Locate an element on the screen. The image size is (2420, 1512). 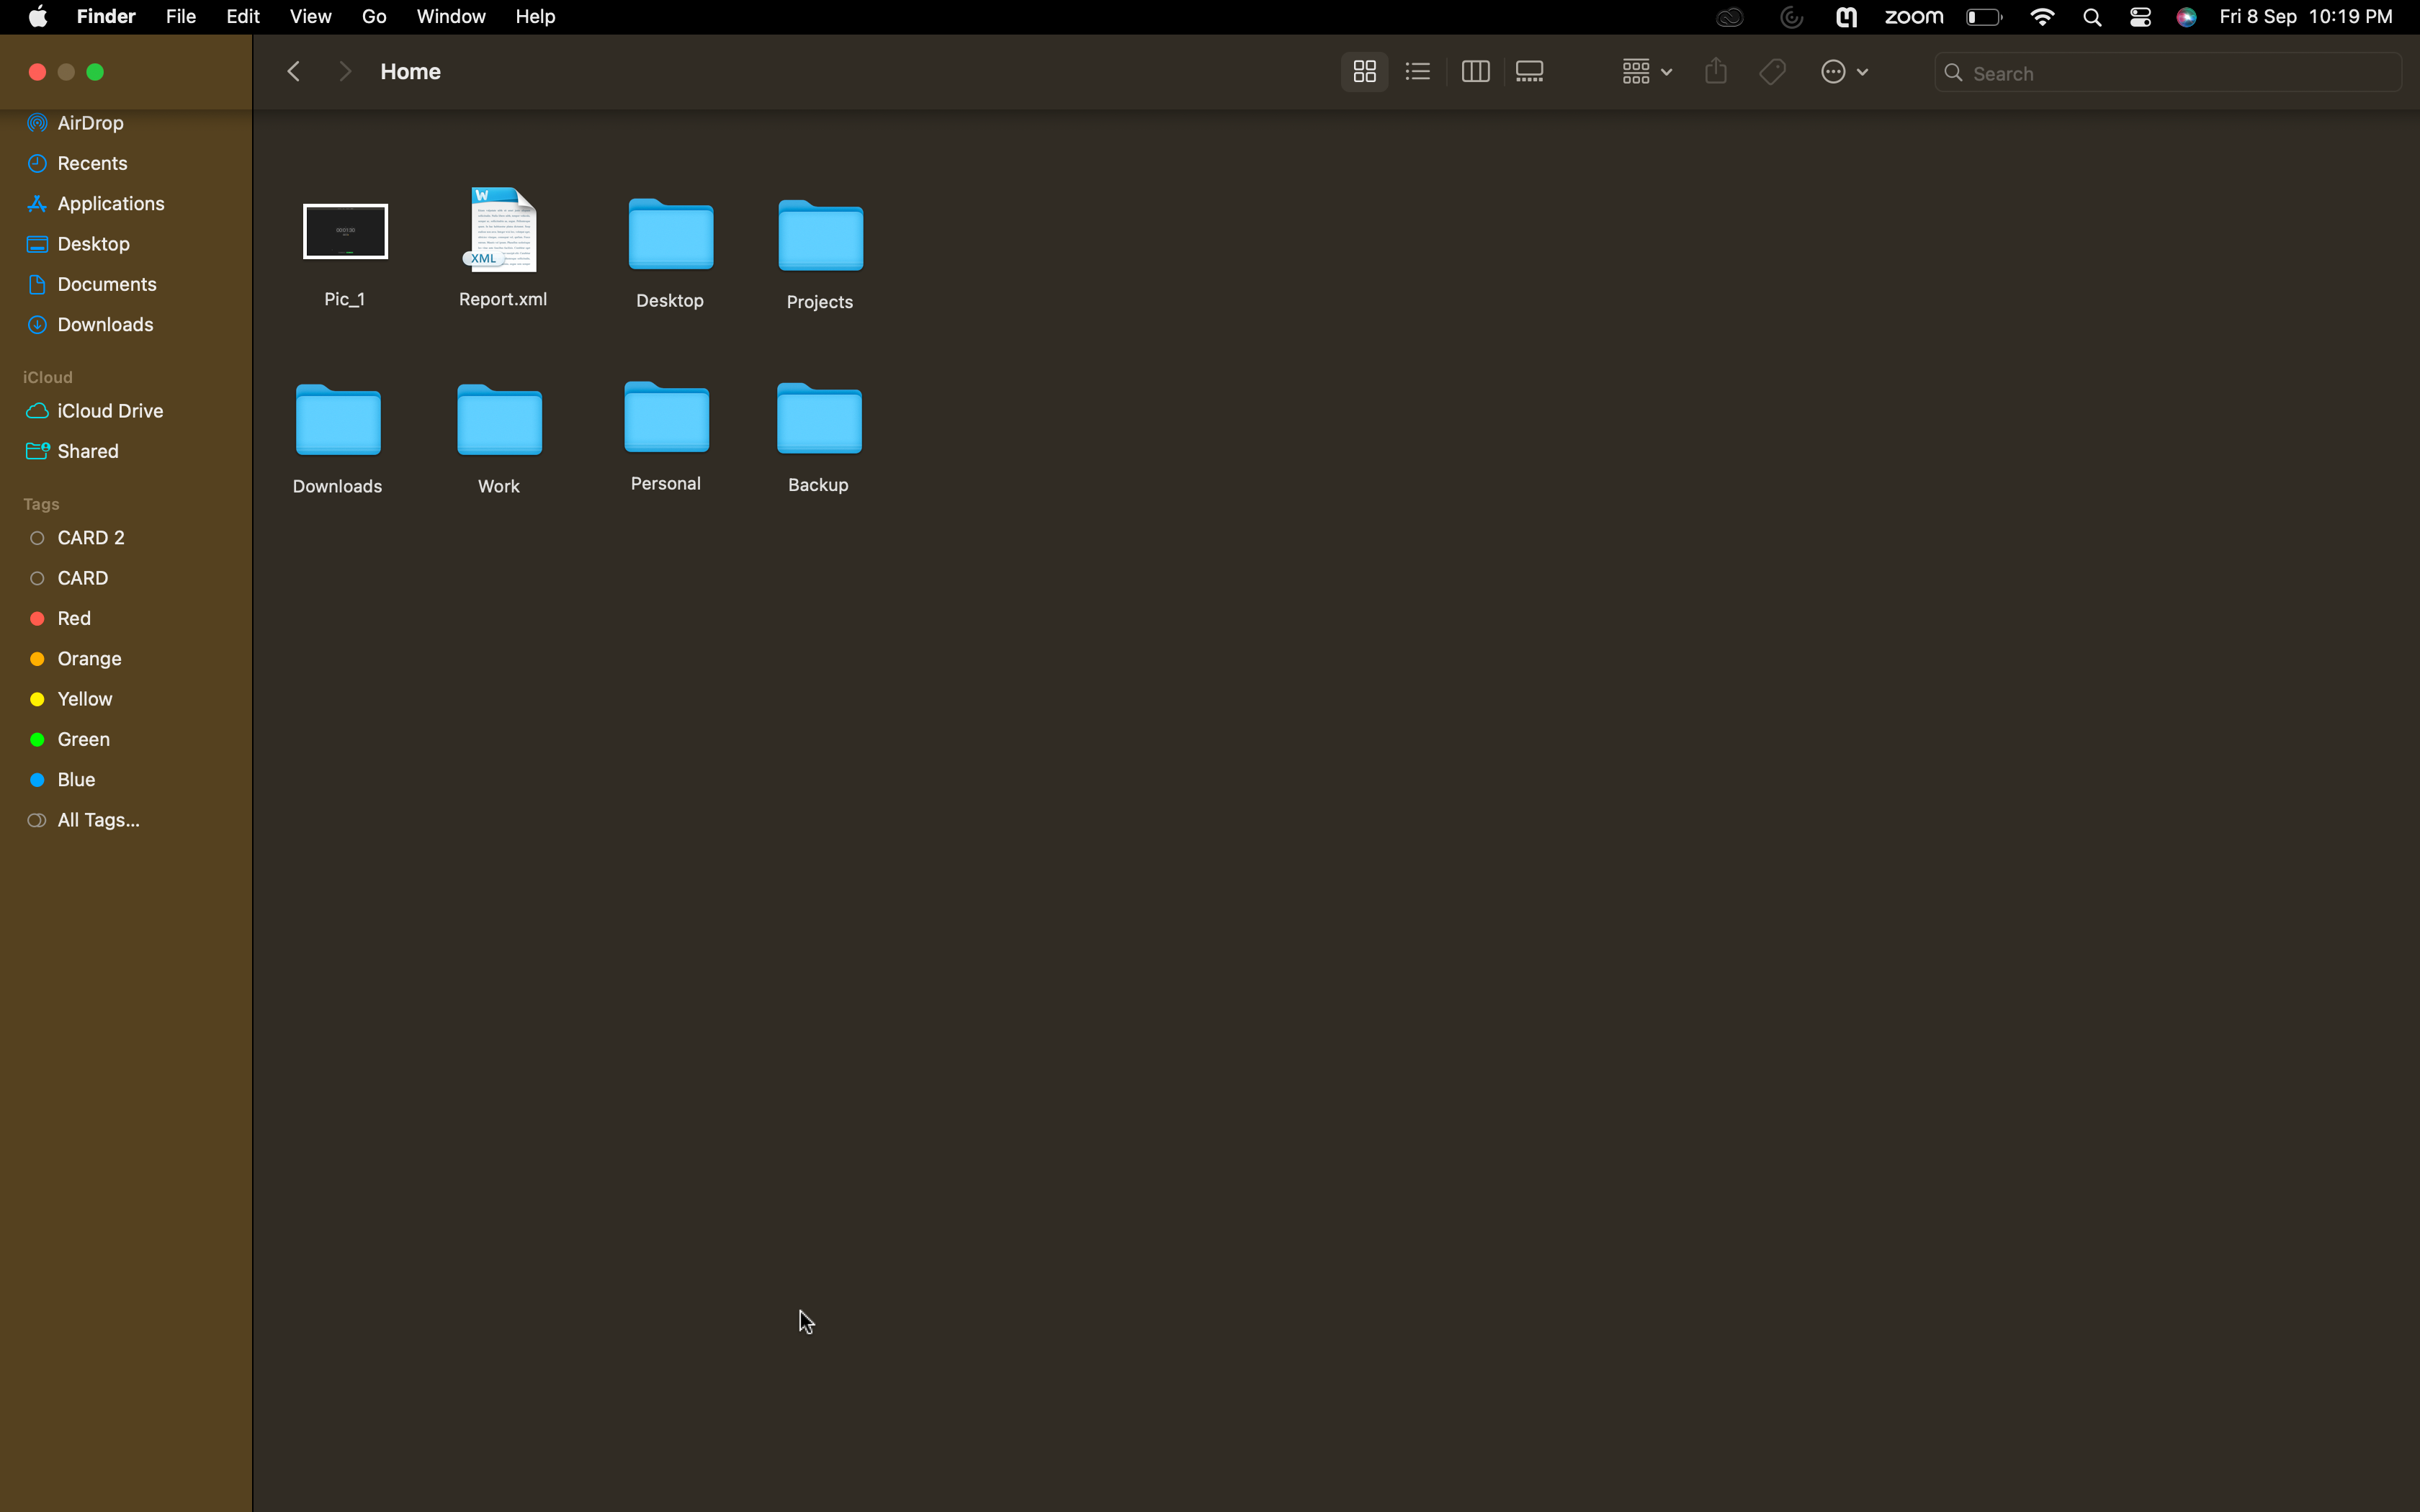
Erase the initial file is located at coordinates (349, 245).